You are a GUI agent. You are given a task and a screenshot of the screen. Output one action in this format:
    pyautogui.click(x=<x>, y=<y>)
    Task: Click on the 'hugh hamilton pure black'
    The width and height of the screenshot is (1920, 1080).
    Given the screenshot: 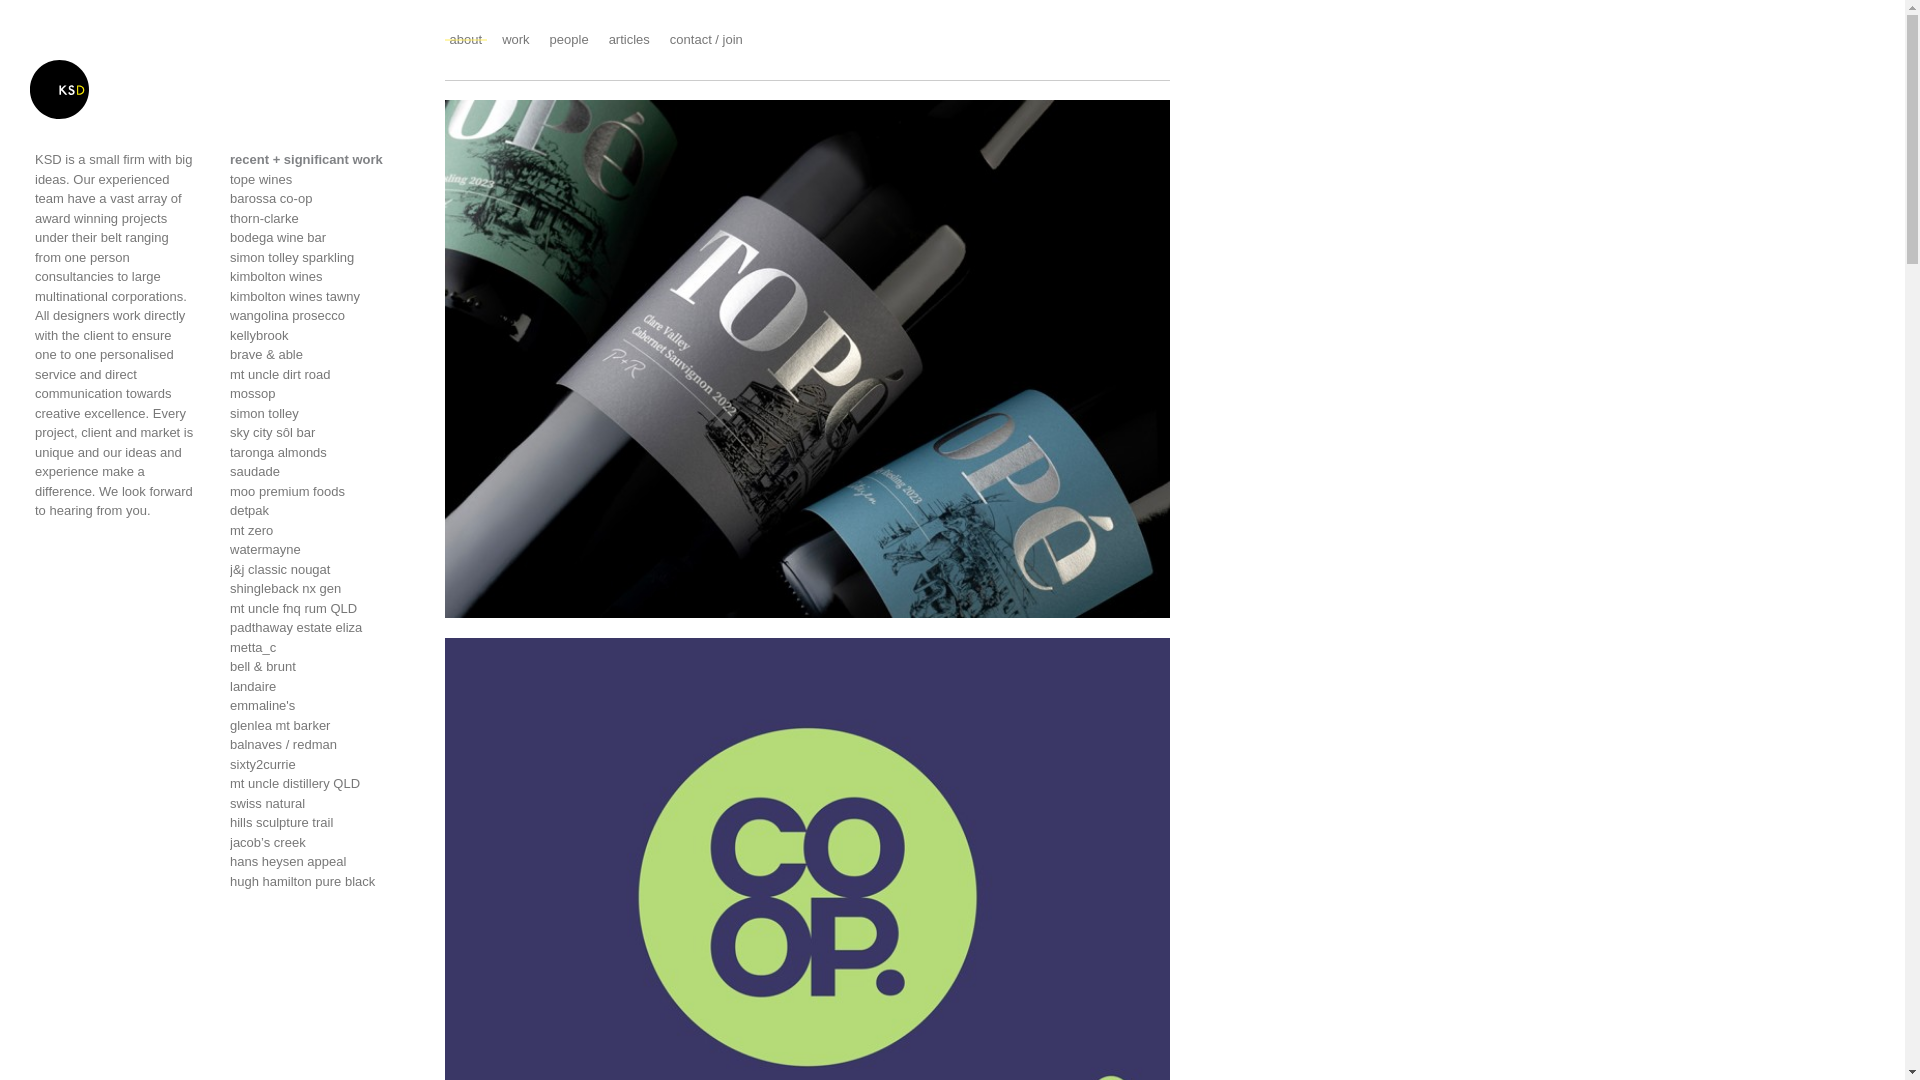 What is the action you would take?
    pyautogui.click(x=320, y=881)
    